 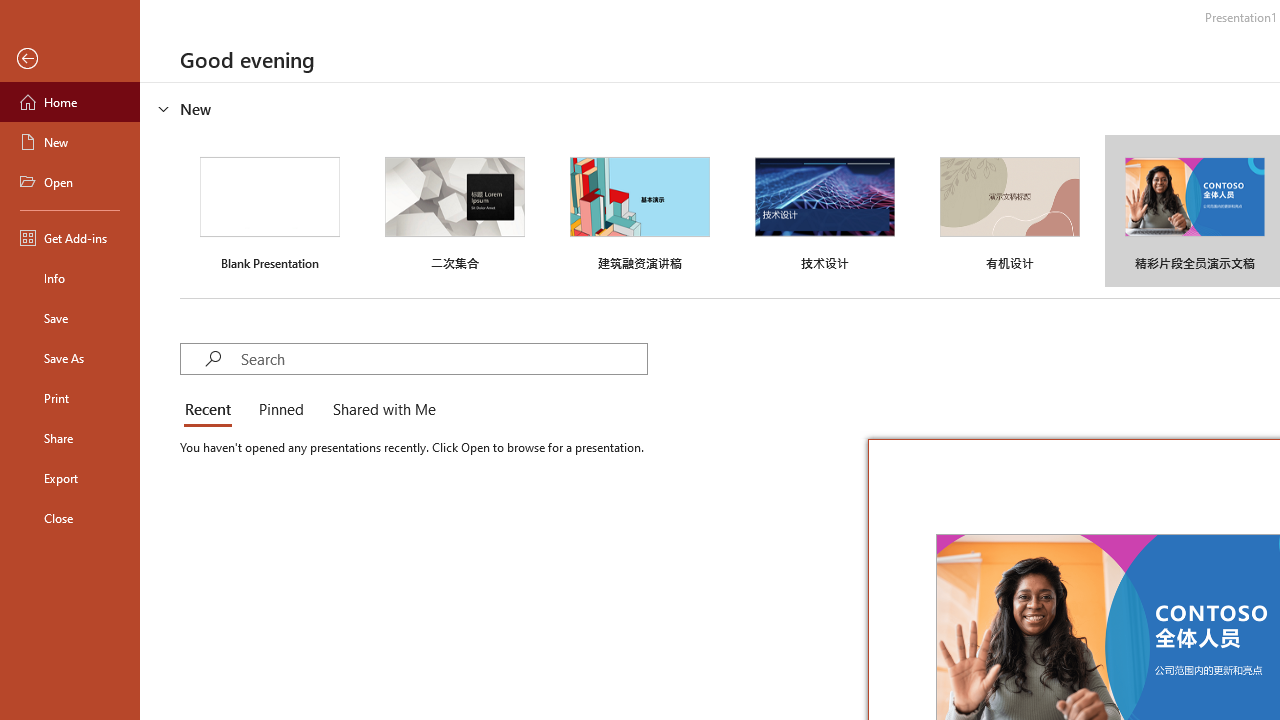 What do you see at coordinates (69, 277) in the screenshot?
I see `'Info'` at bounding box center [69, 277].